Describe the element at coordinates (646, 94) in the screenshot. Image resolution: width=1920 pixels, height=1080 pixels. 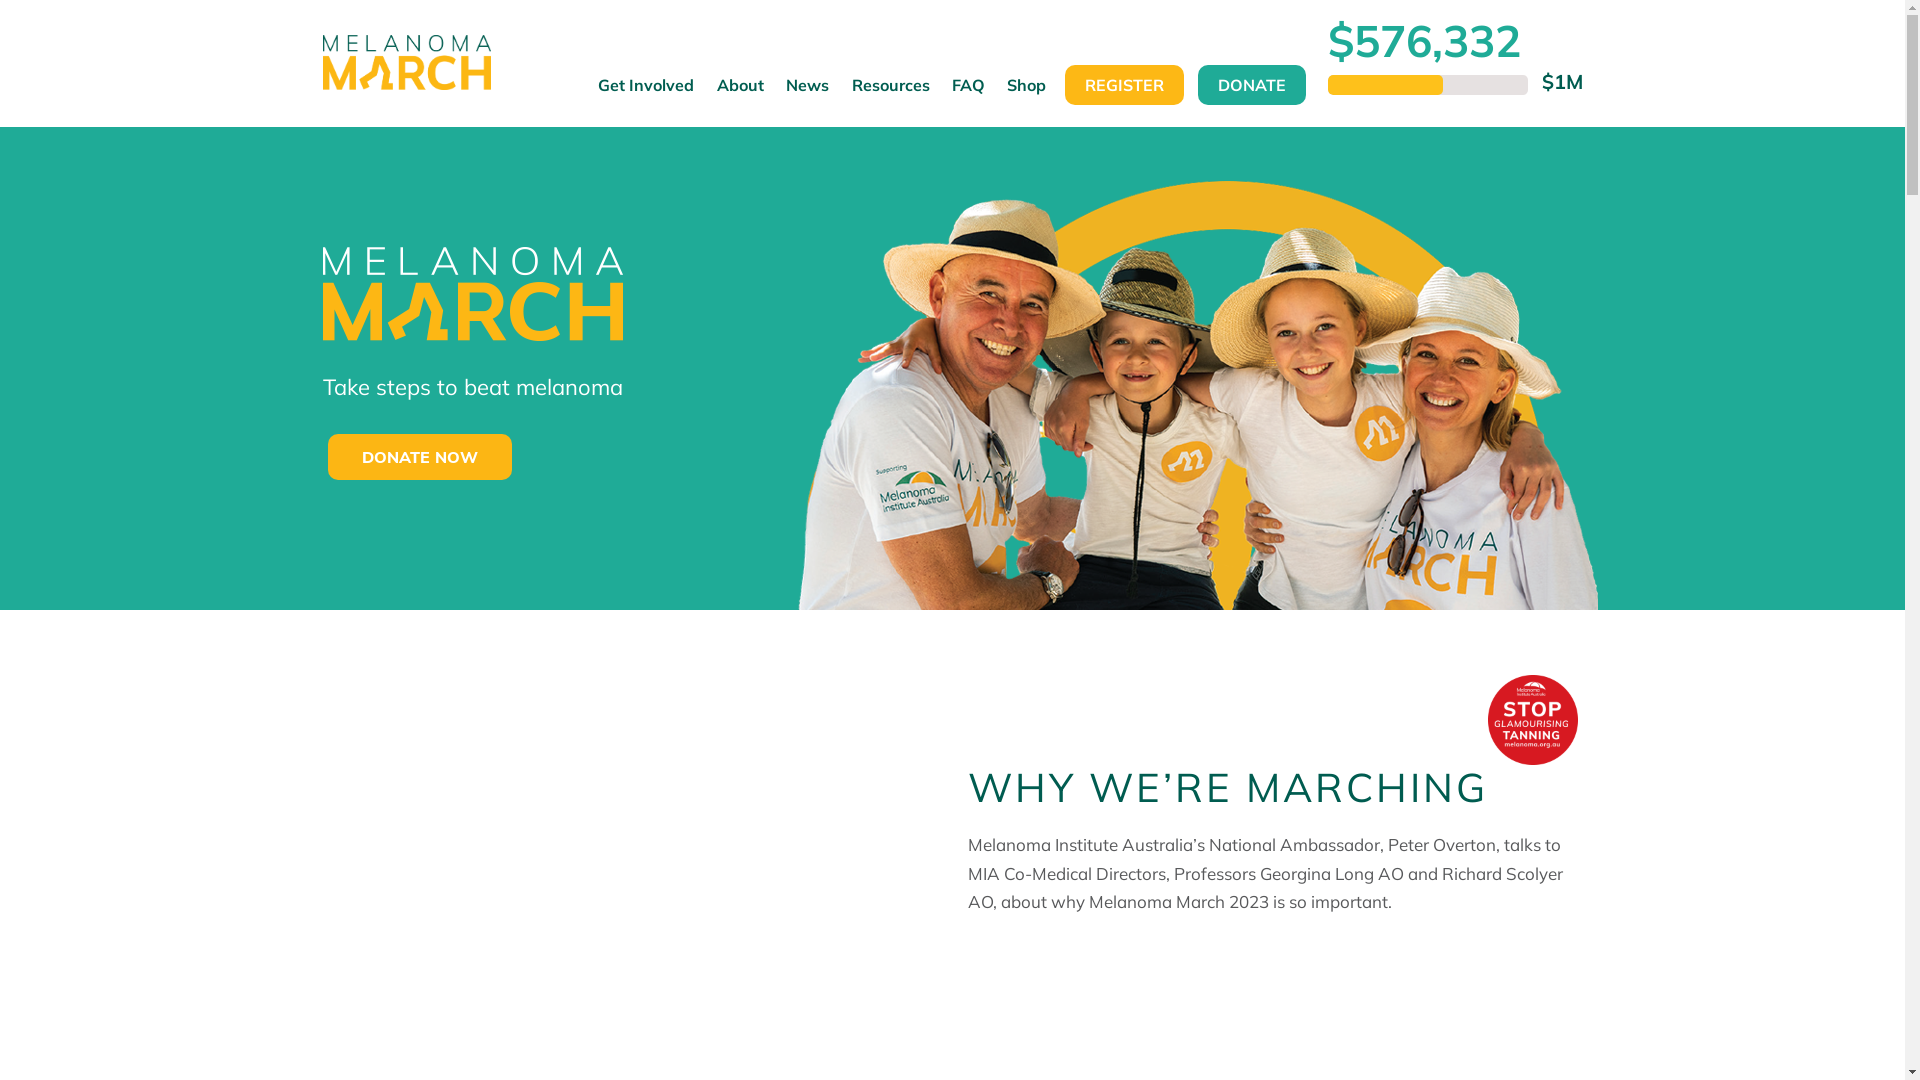
I see `'Get Involved'` at that location.